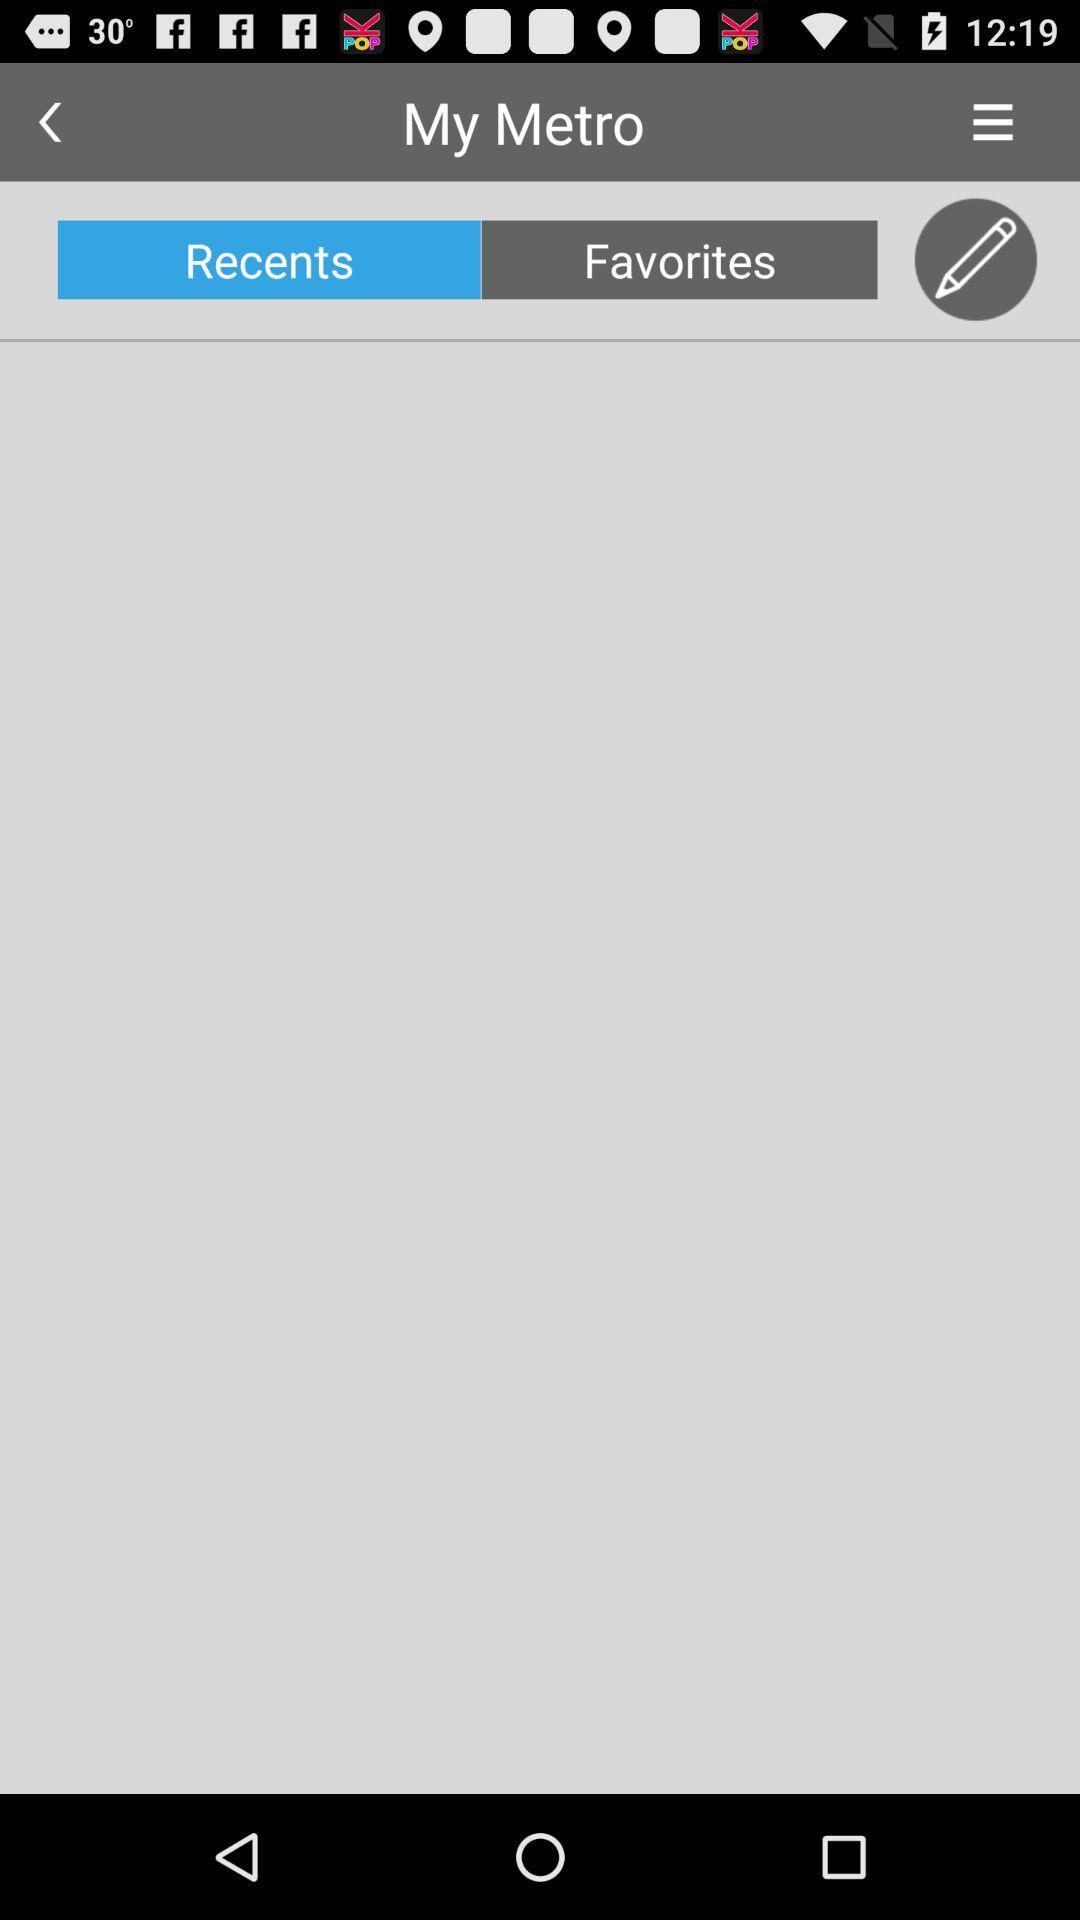  What do you see at coordinates (975, 259) in the screenshot?
I see `the app next to favorites icon` at bounding box center [975, 259].